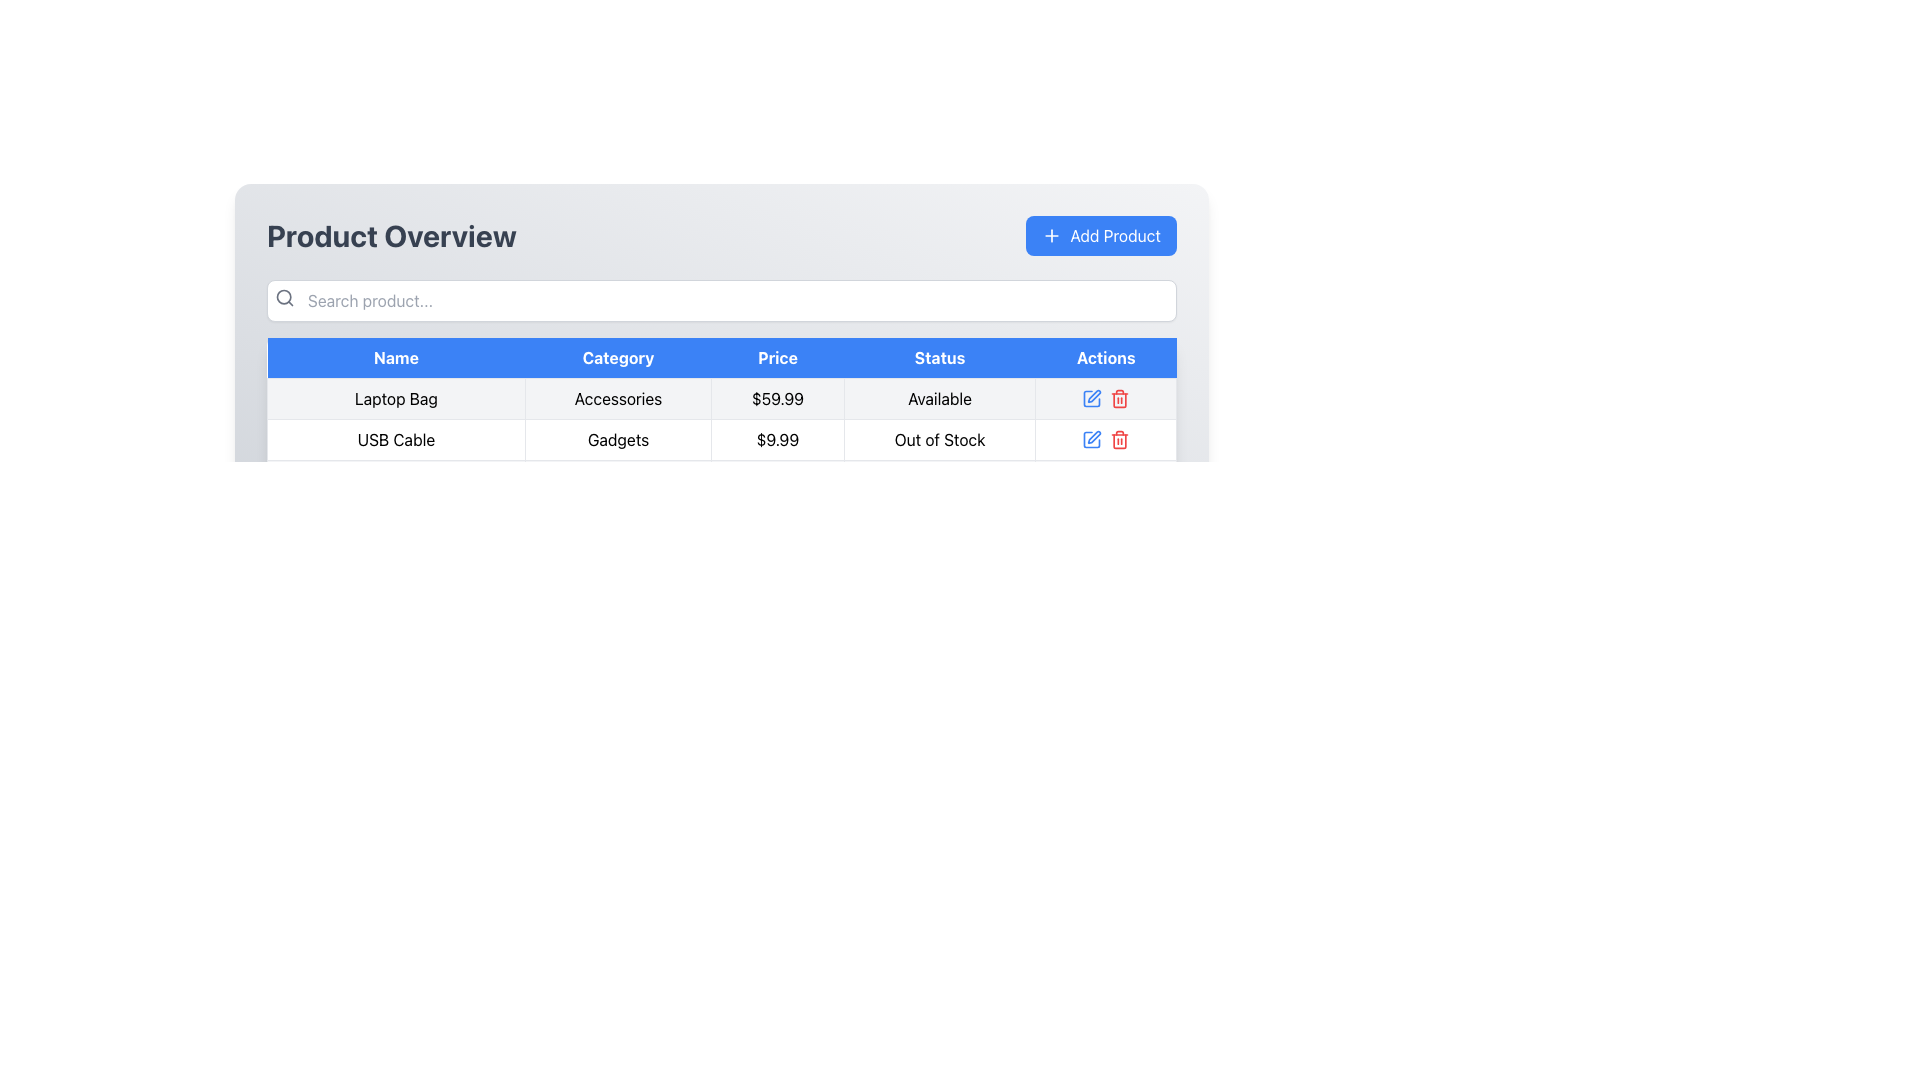 The image size is (1920, 1080). Describe the element at coordinates (939, 438) in the screenshot. I see `the Static Text Label in the fourth column of the table that indicates the stock status as 'Not Available' for the product in the second row` at that location.